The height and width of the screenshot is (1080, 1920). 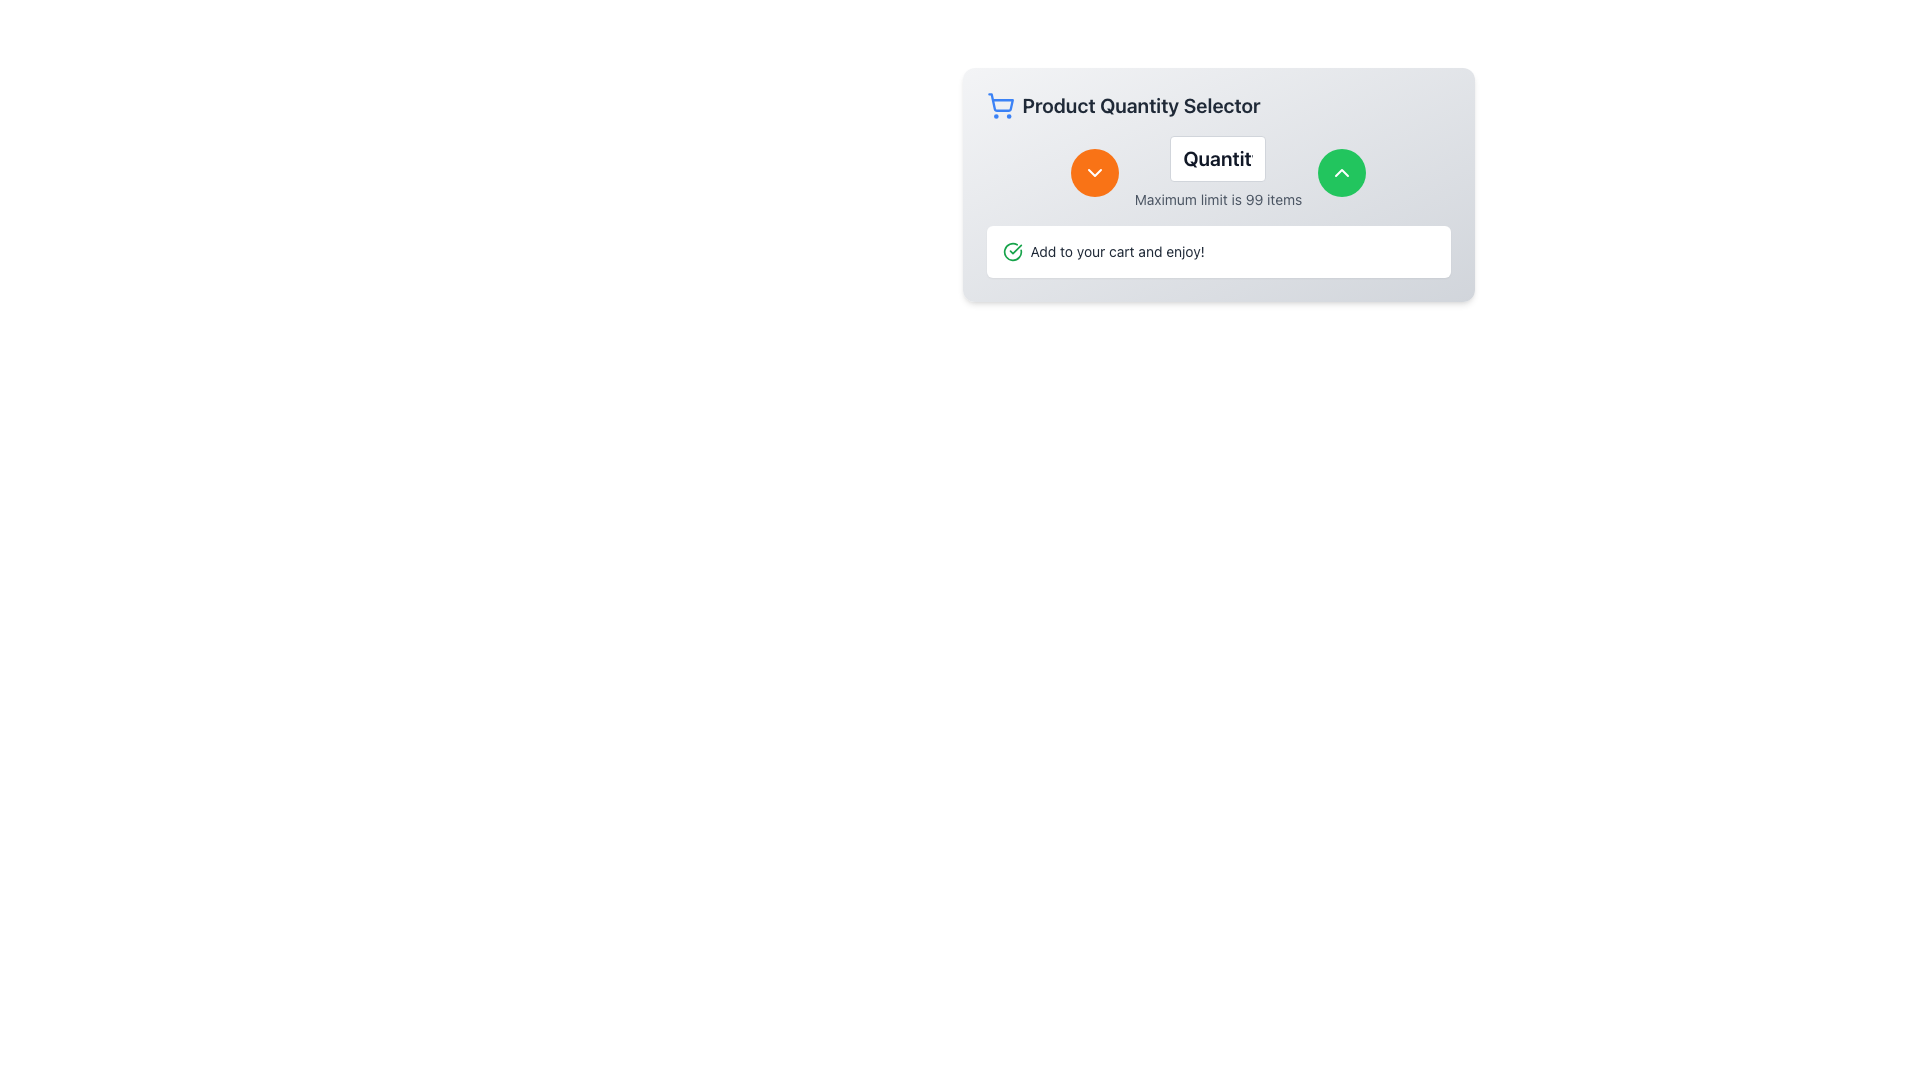 I want to click on the text input field for quantity adjustments, which is centrally positioned above the text stating 'Maximum limit is 99 items', so click(x=1217, y=157).